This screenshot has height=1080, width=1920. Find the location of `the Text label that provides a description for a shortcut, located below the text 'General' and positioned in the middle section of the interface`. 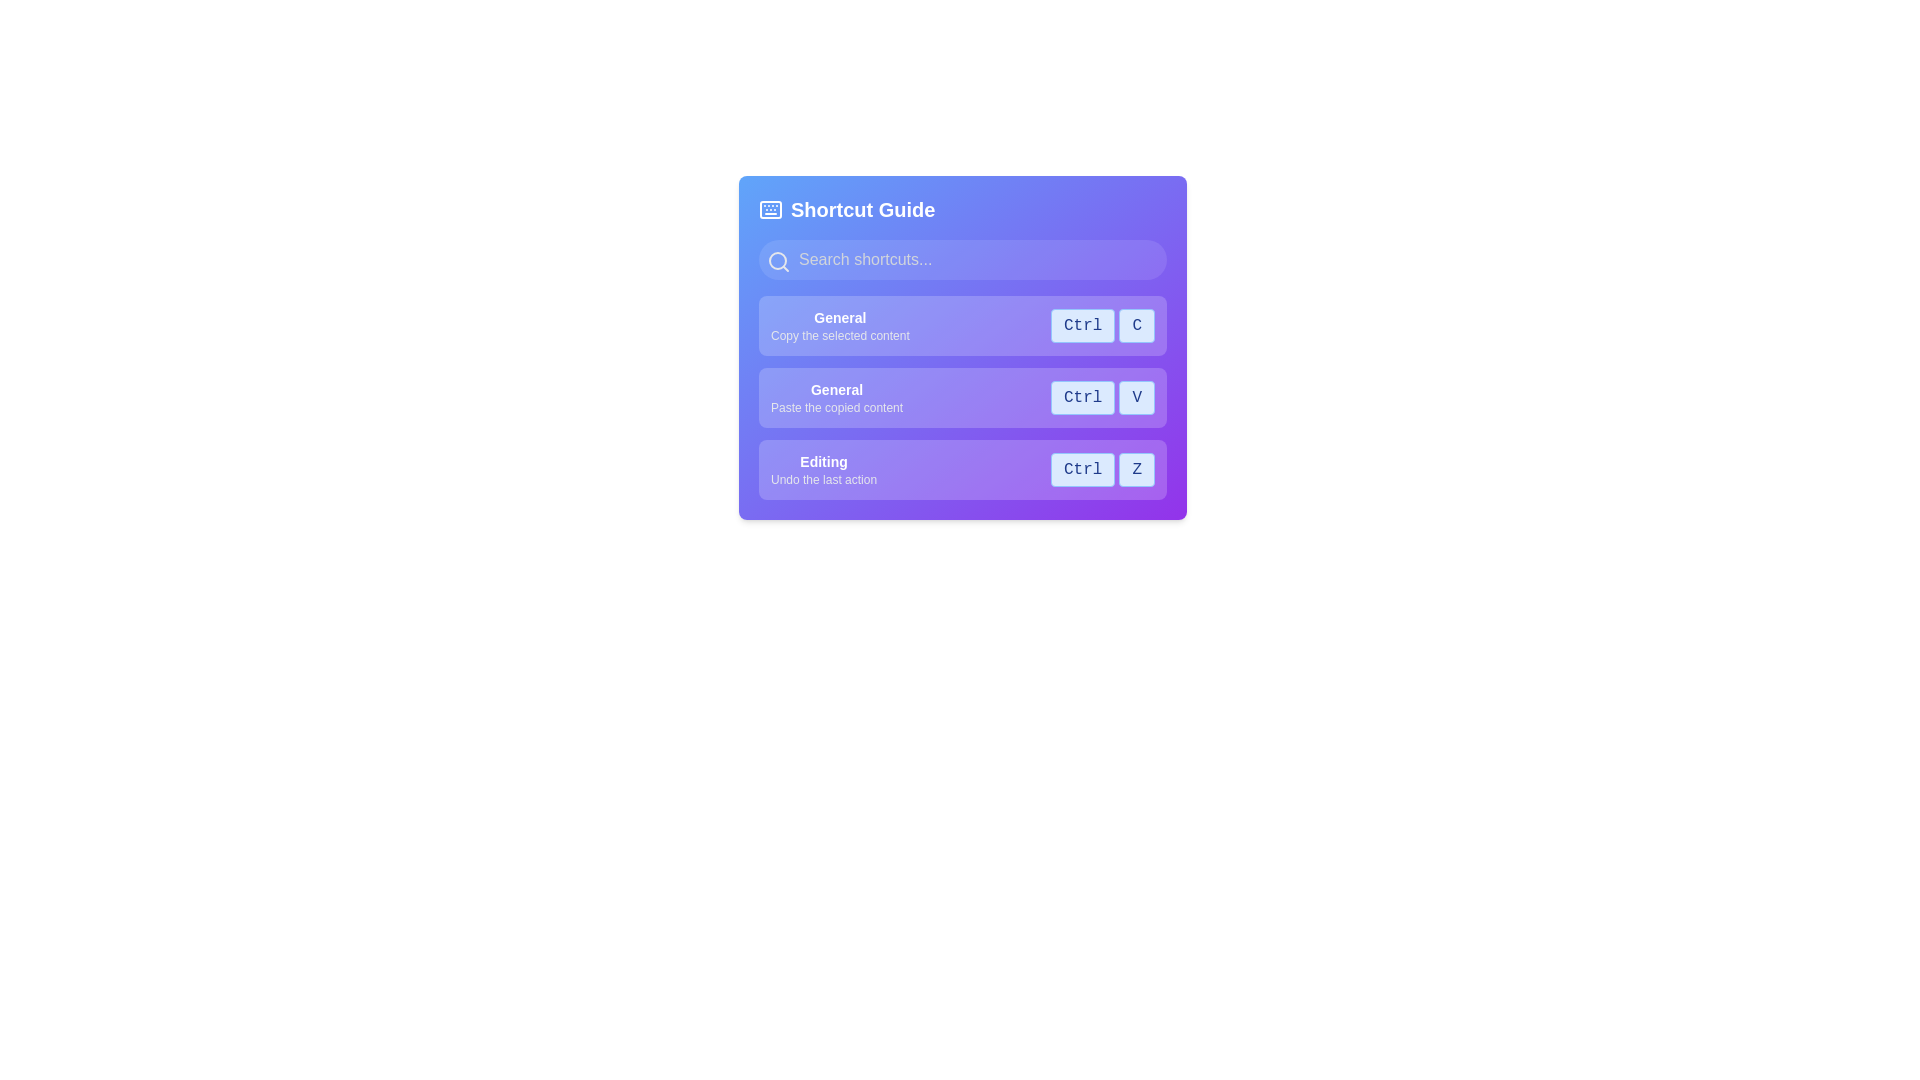

the Text label that provides a description for a shortcut, located below the text 'General' and positioned in the middle section of the interface is located at coordinates (837, 407).